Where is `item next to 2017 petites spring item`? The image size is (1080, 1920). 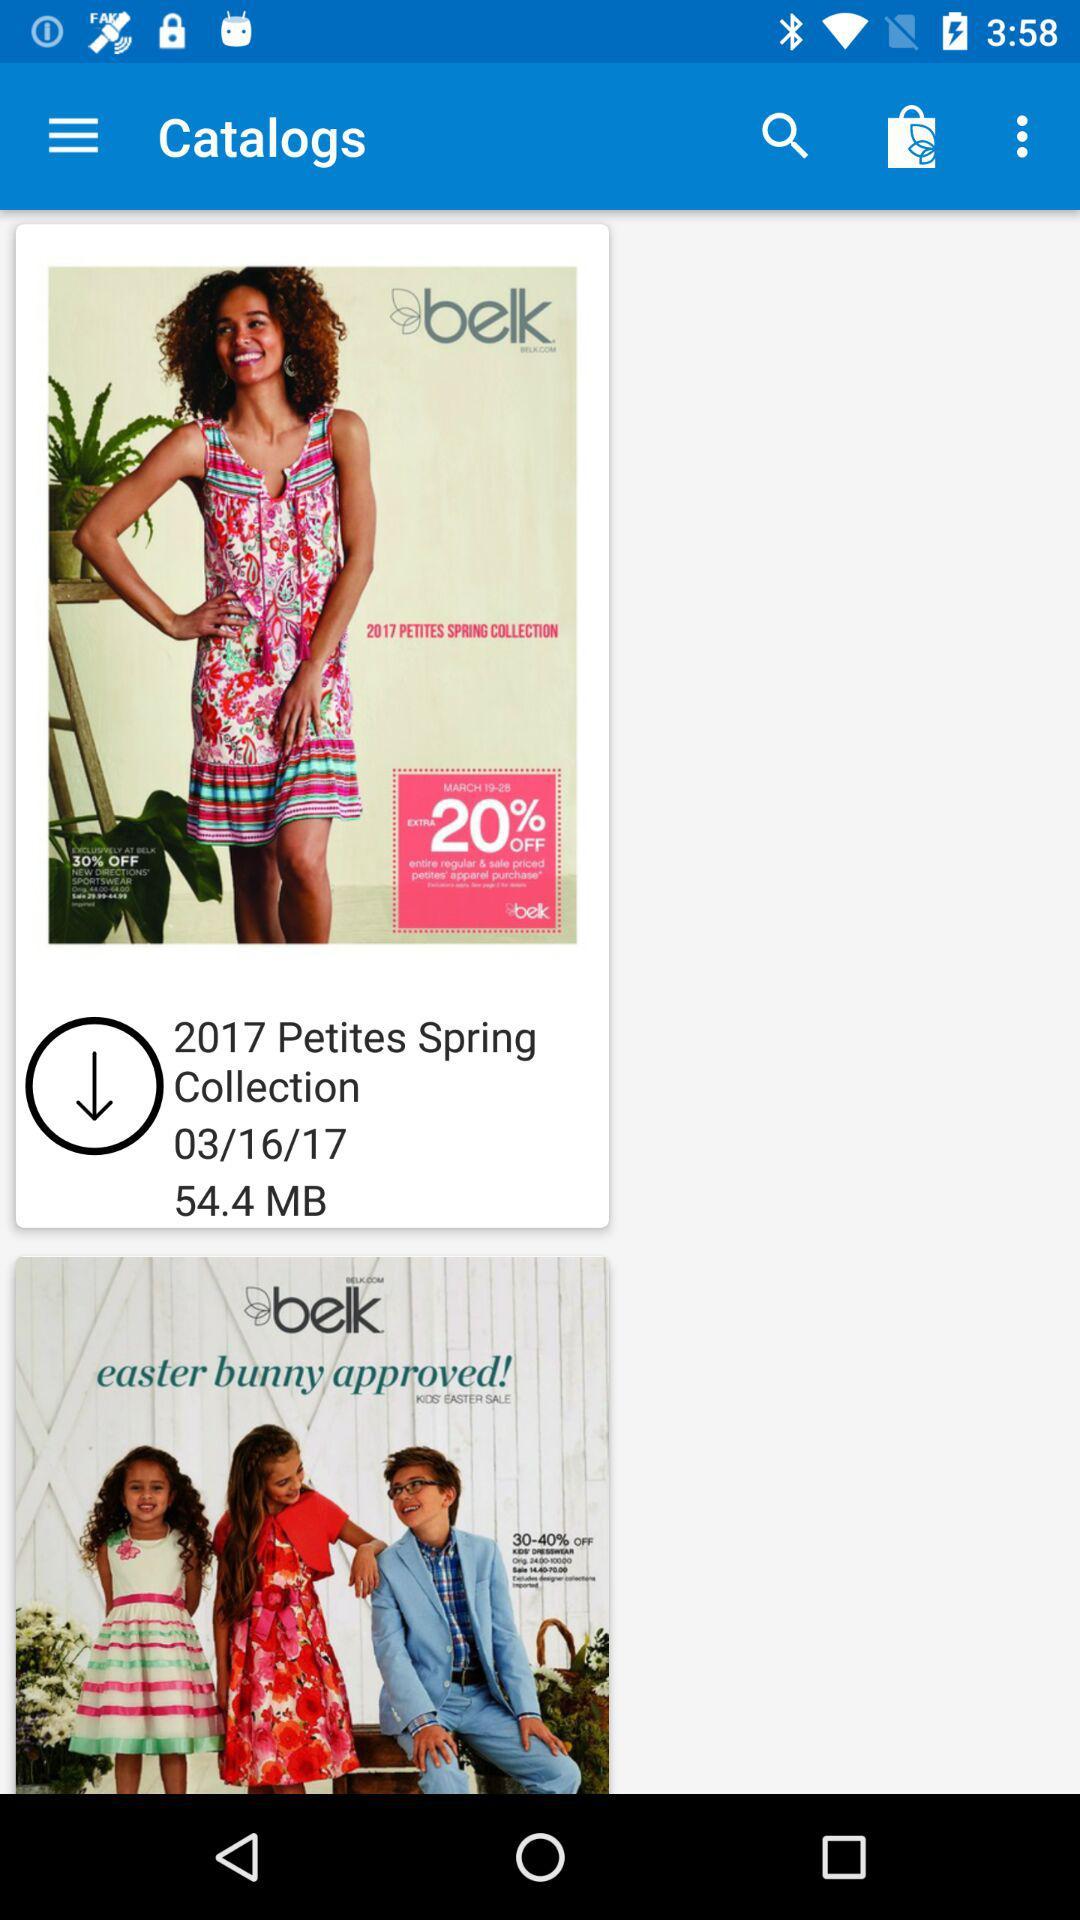
item next to 2017 petites spring item is located at coordinates (94, 1084).